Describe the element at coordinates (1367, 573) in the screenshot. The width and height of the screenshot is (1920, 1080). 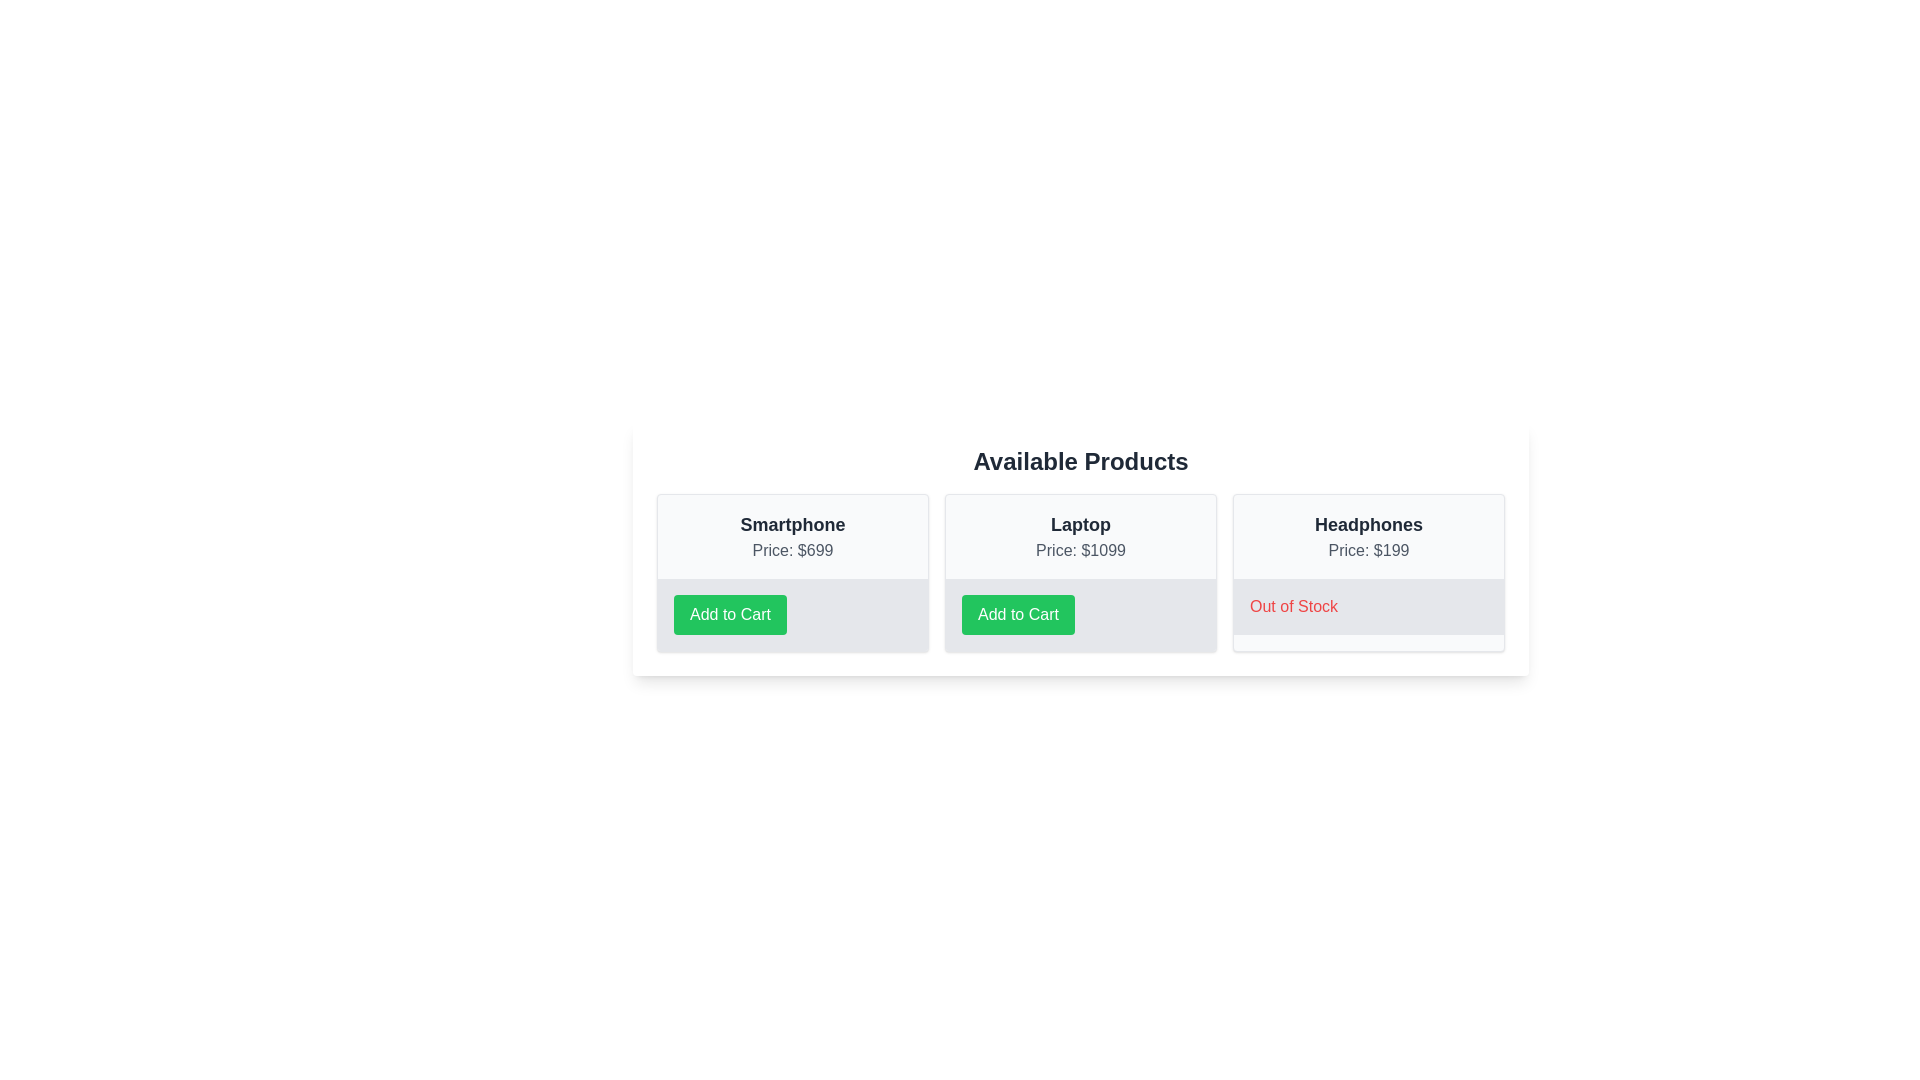
I see `the Information card that provides details about 'Headphones', which is the third card in a grid layout of products, positioned to the right of the 'Laptop' card and below the title 'Available Products'` at that location.